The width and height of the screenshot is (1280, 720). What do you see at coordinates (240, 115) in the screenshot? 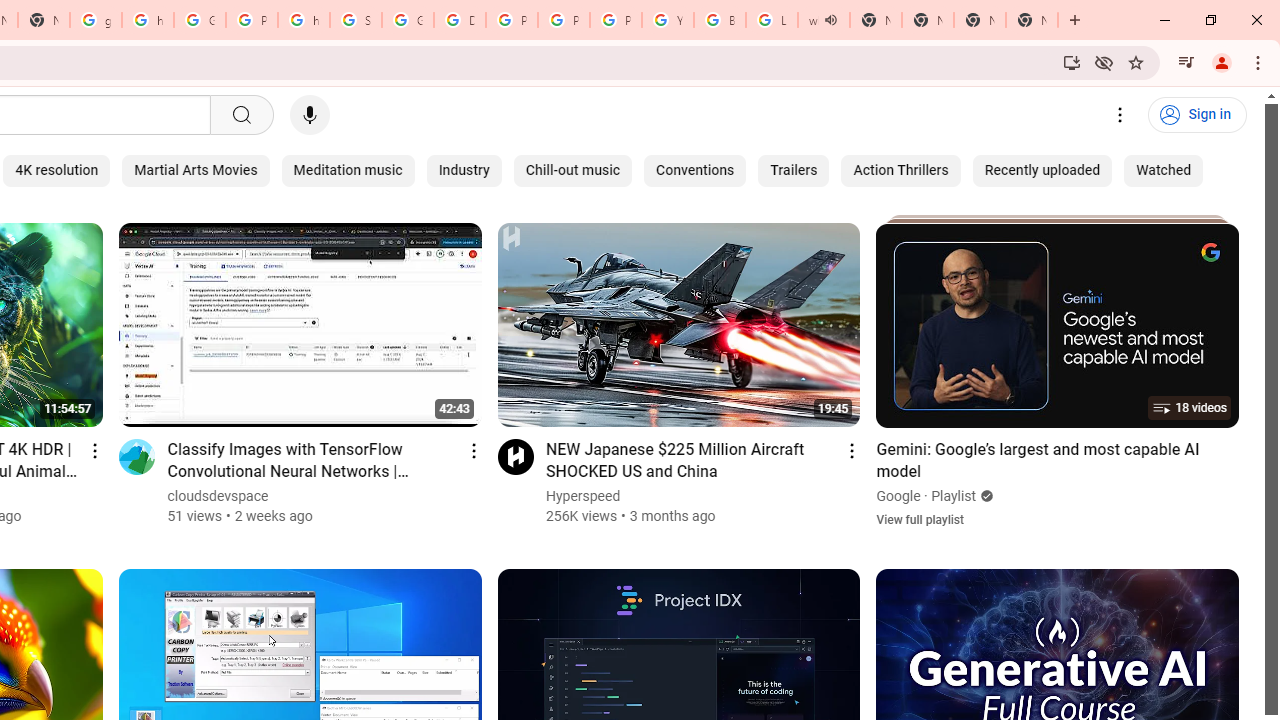
I see `'Search'` at bounding box center [240, 115].